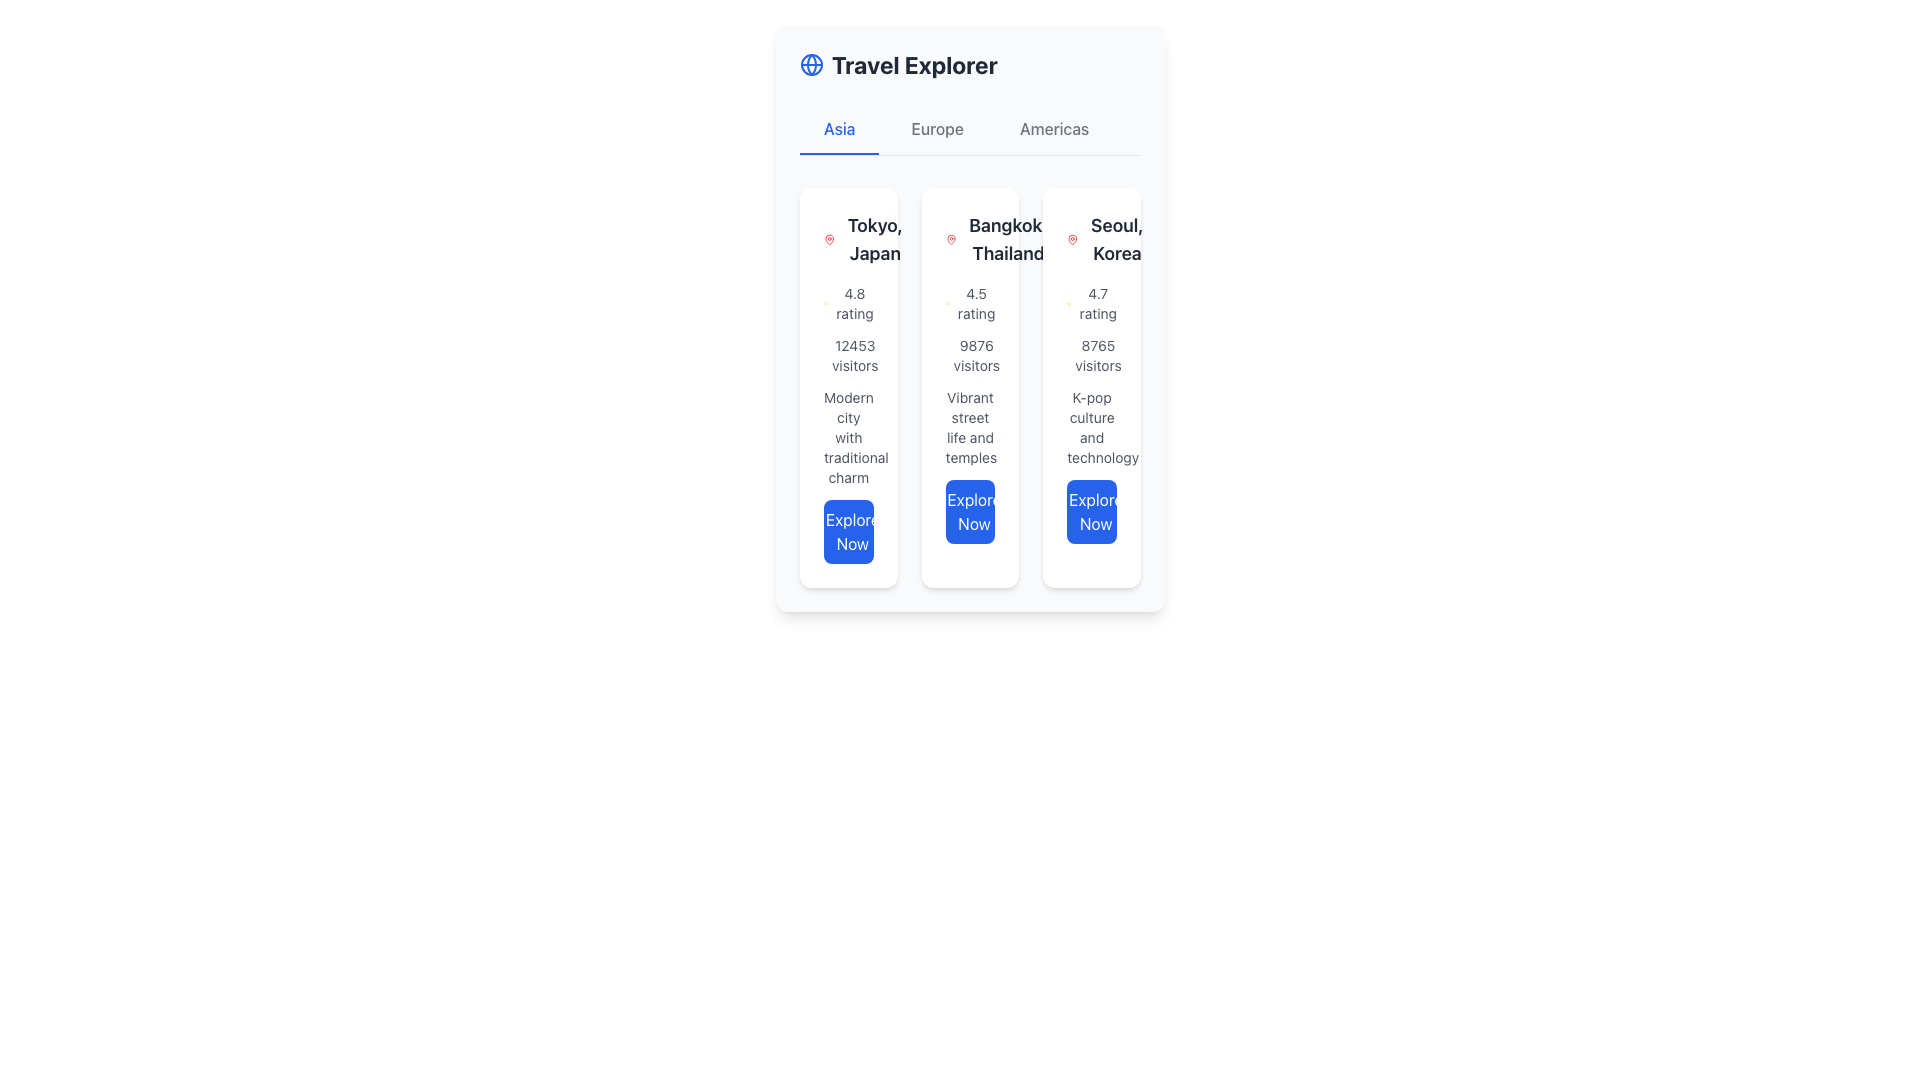 This screenshot has height=1080, width=1920. I want to click on the 'Explore Now' button located beneath the text 'Modern city with traditional charm' in the leftmost column under the 'Asia' tab to observe hover effects, so click(848, 531).